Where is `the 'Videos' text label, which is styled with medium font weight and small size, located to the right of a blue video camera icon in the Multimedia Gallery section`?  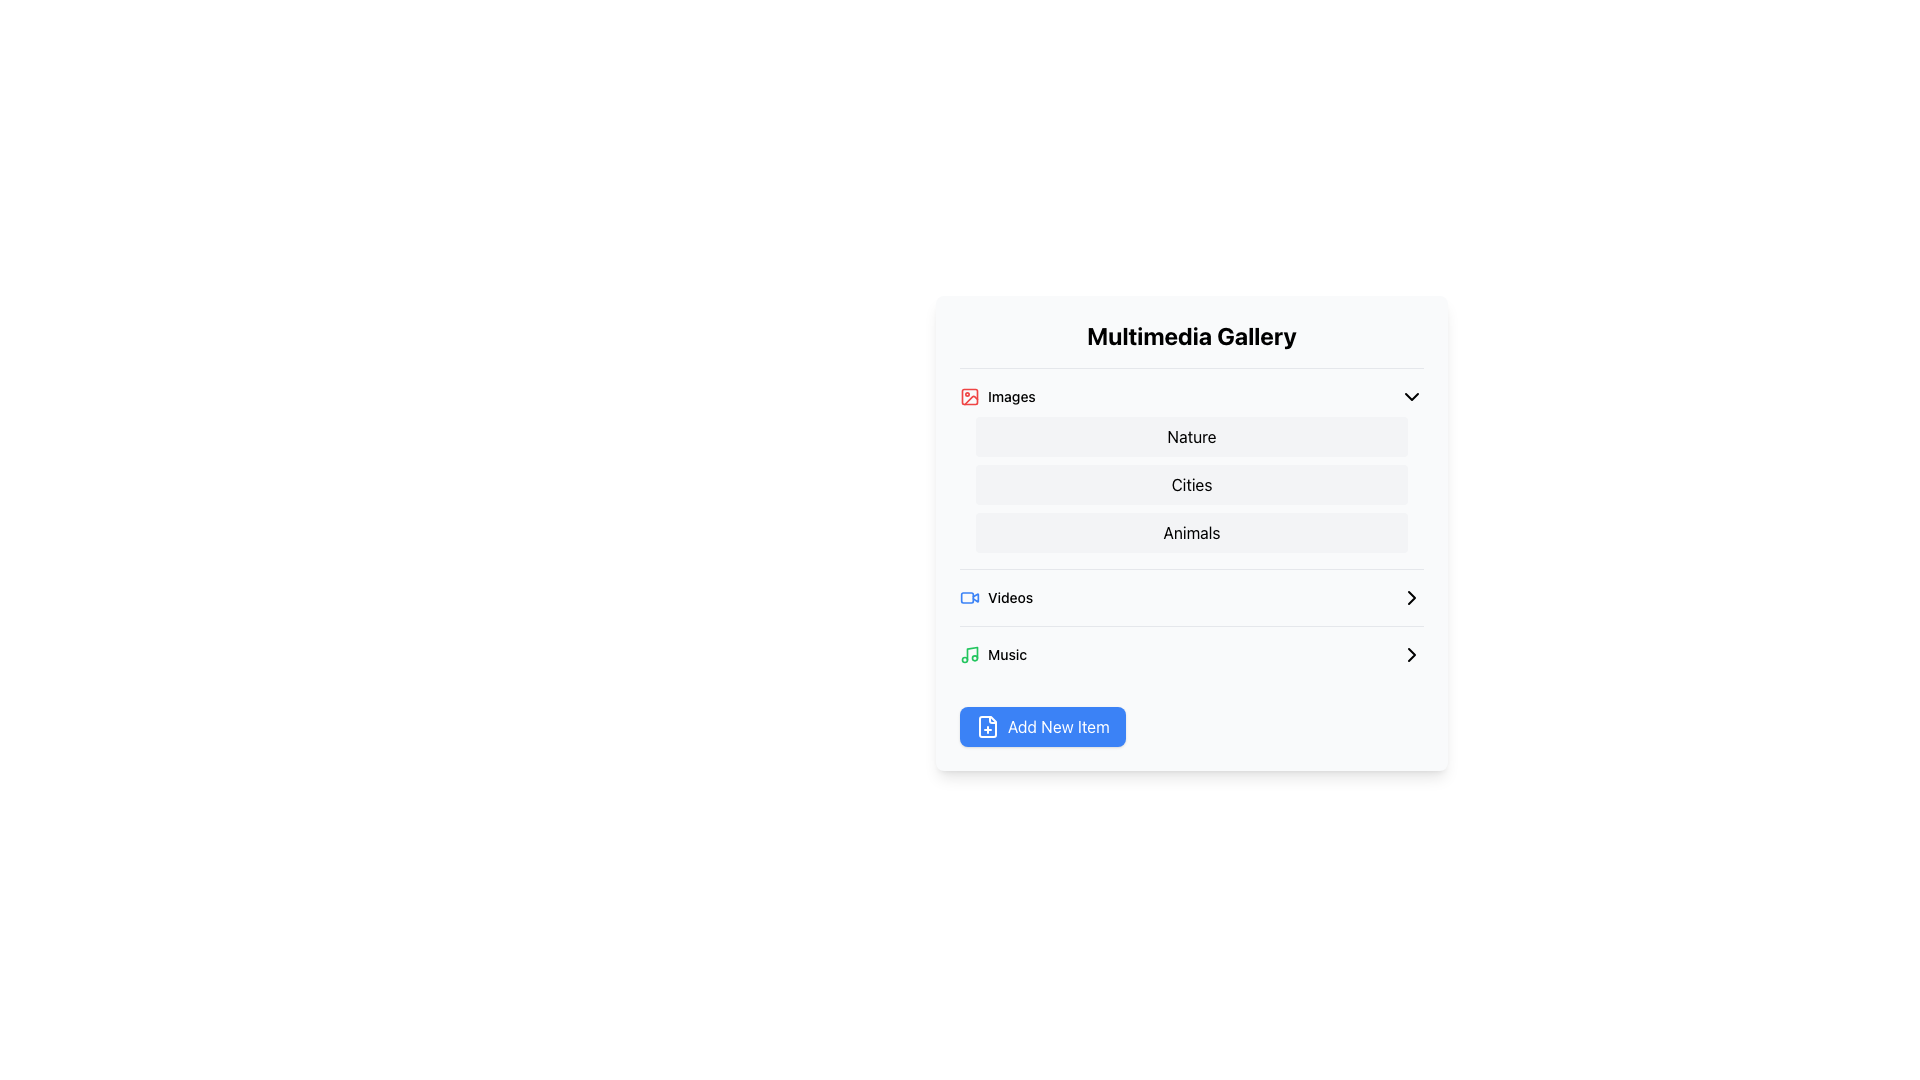 the 'Videos' text label, which is styled with medium font weight and small size, located to the right of a blue video camera icon in the Multimedia Gallery section is located at coordinates (1010, 596).